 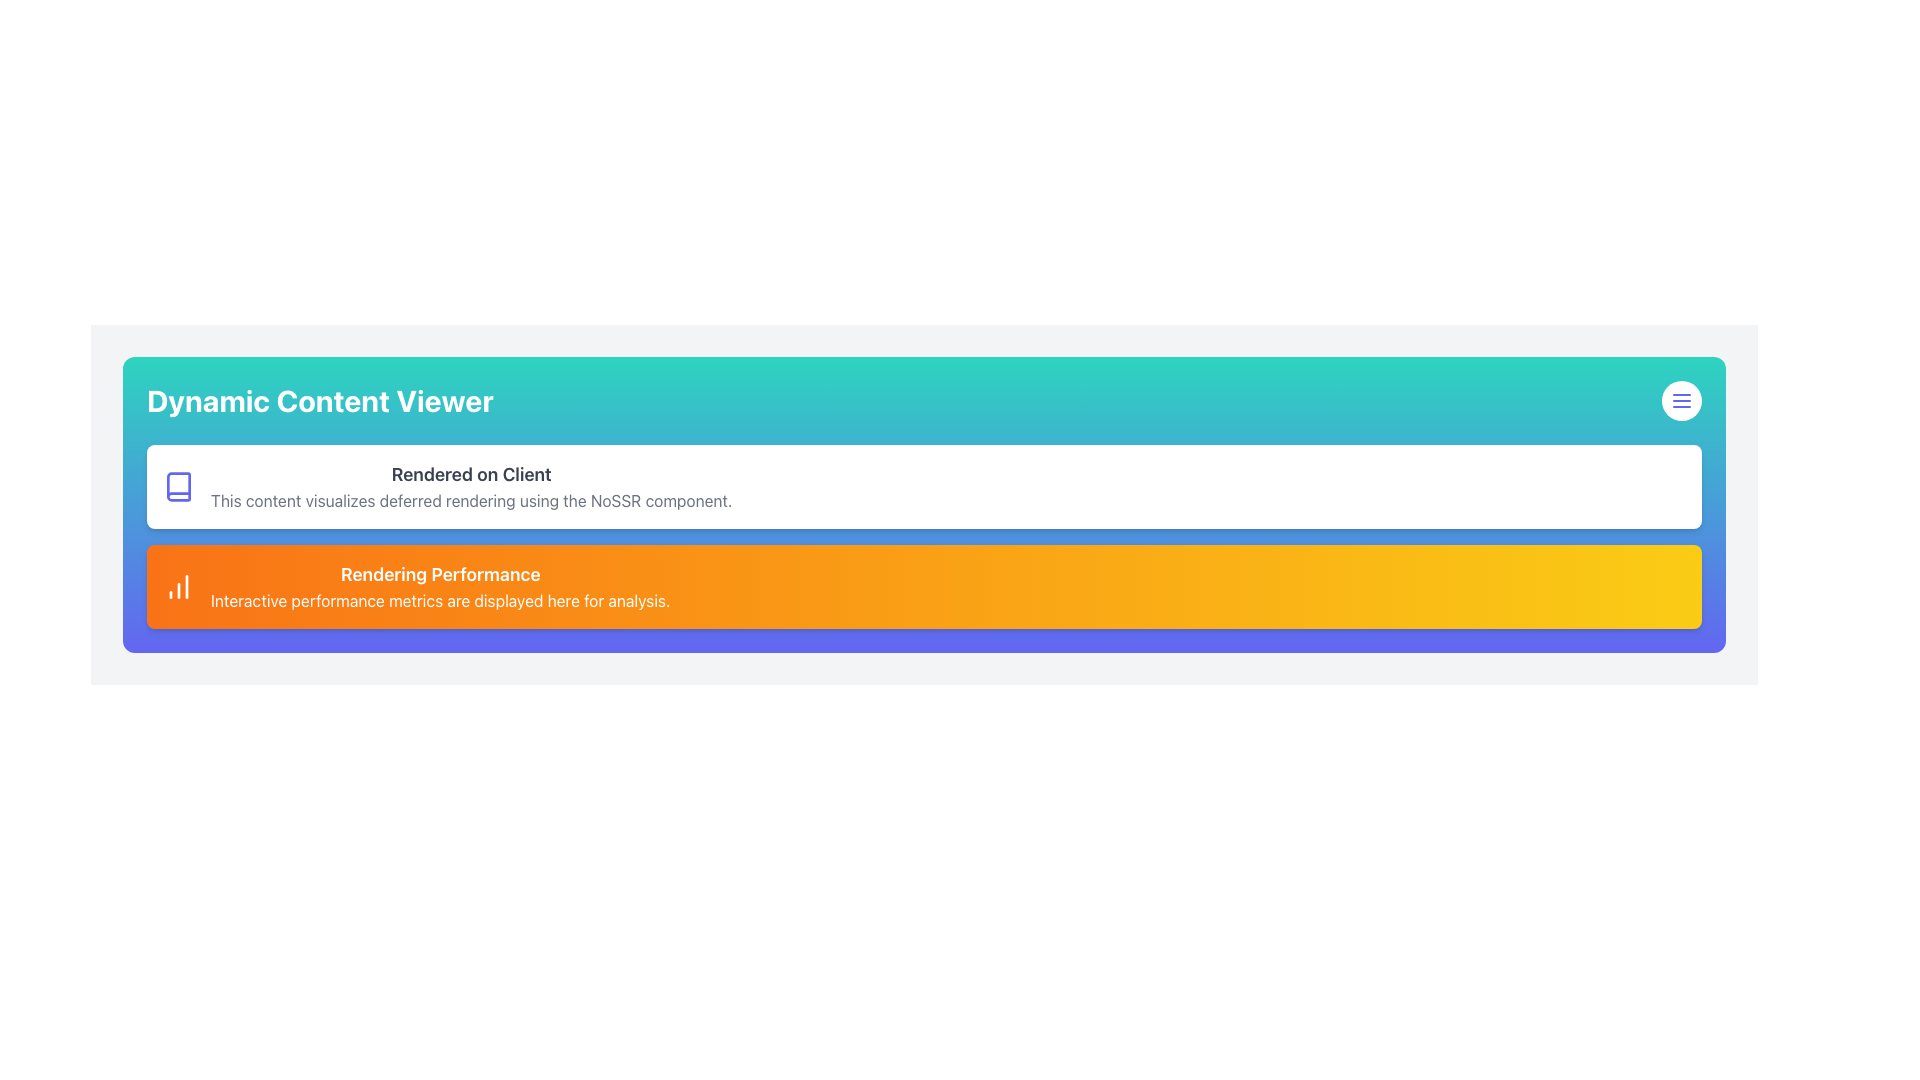 What do you see at coordinates (178, 486) in the screenshot?
I see `the indigo book icon, which is a vector graphic located at the top-left corner of a white rounded rectangular card, adjacent to the text 'Rendered on Client'` at bounding box center [178, 486].